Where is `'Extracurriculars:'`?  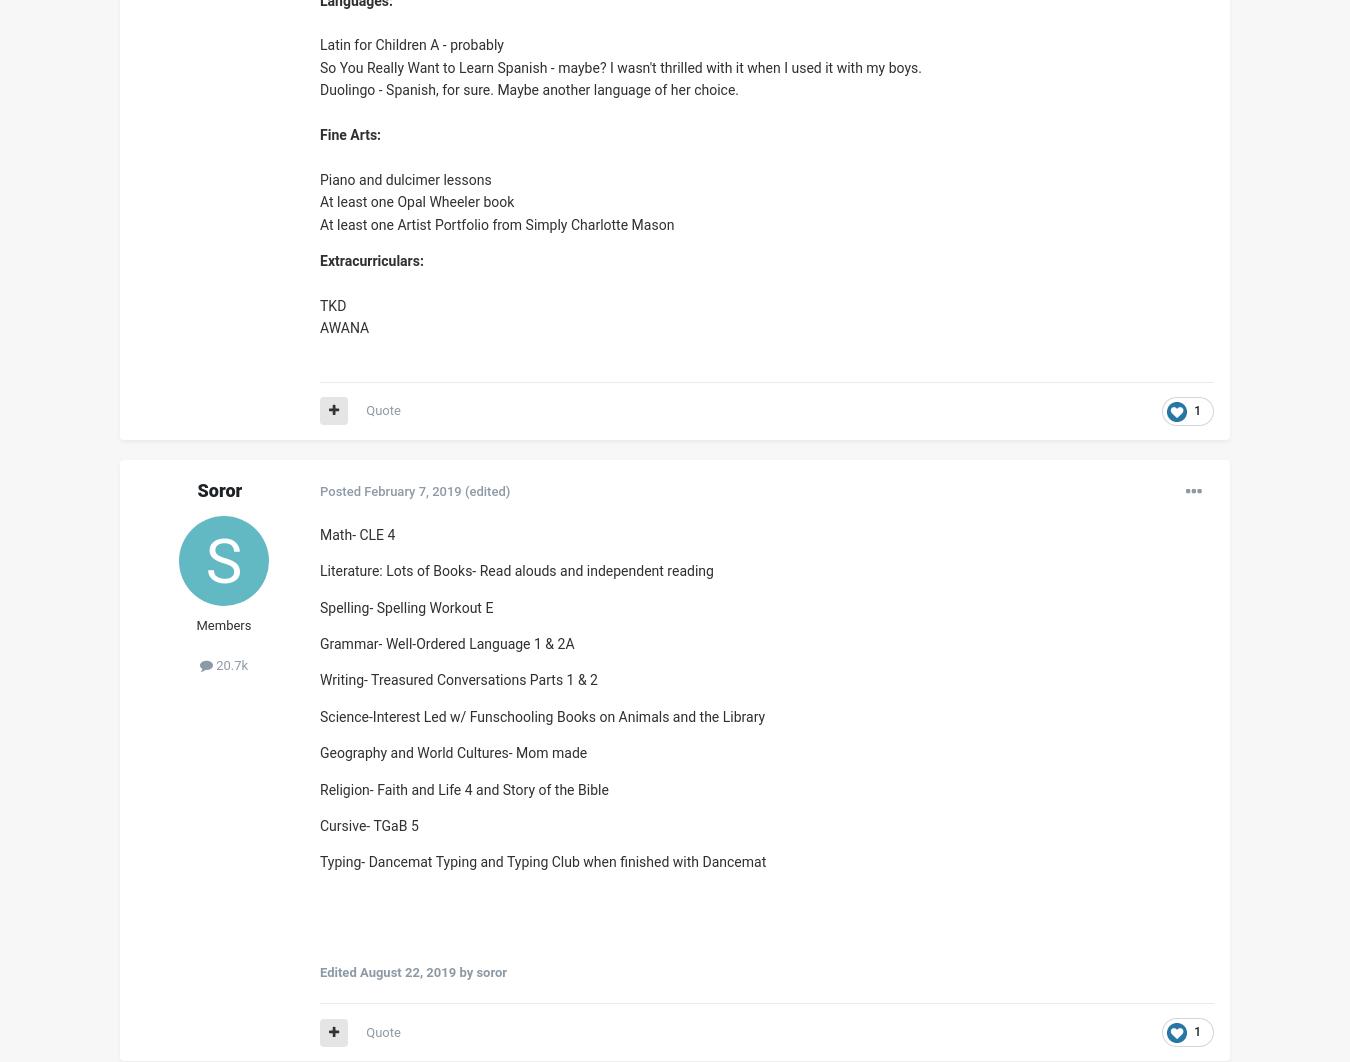
'Extracurriculars:' is located at coordinates (371, 259).